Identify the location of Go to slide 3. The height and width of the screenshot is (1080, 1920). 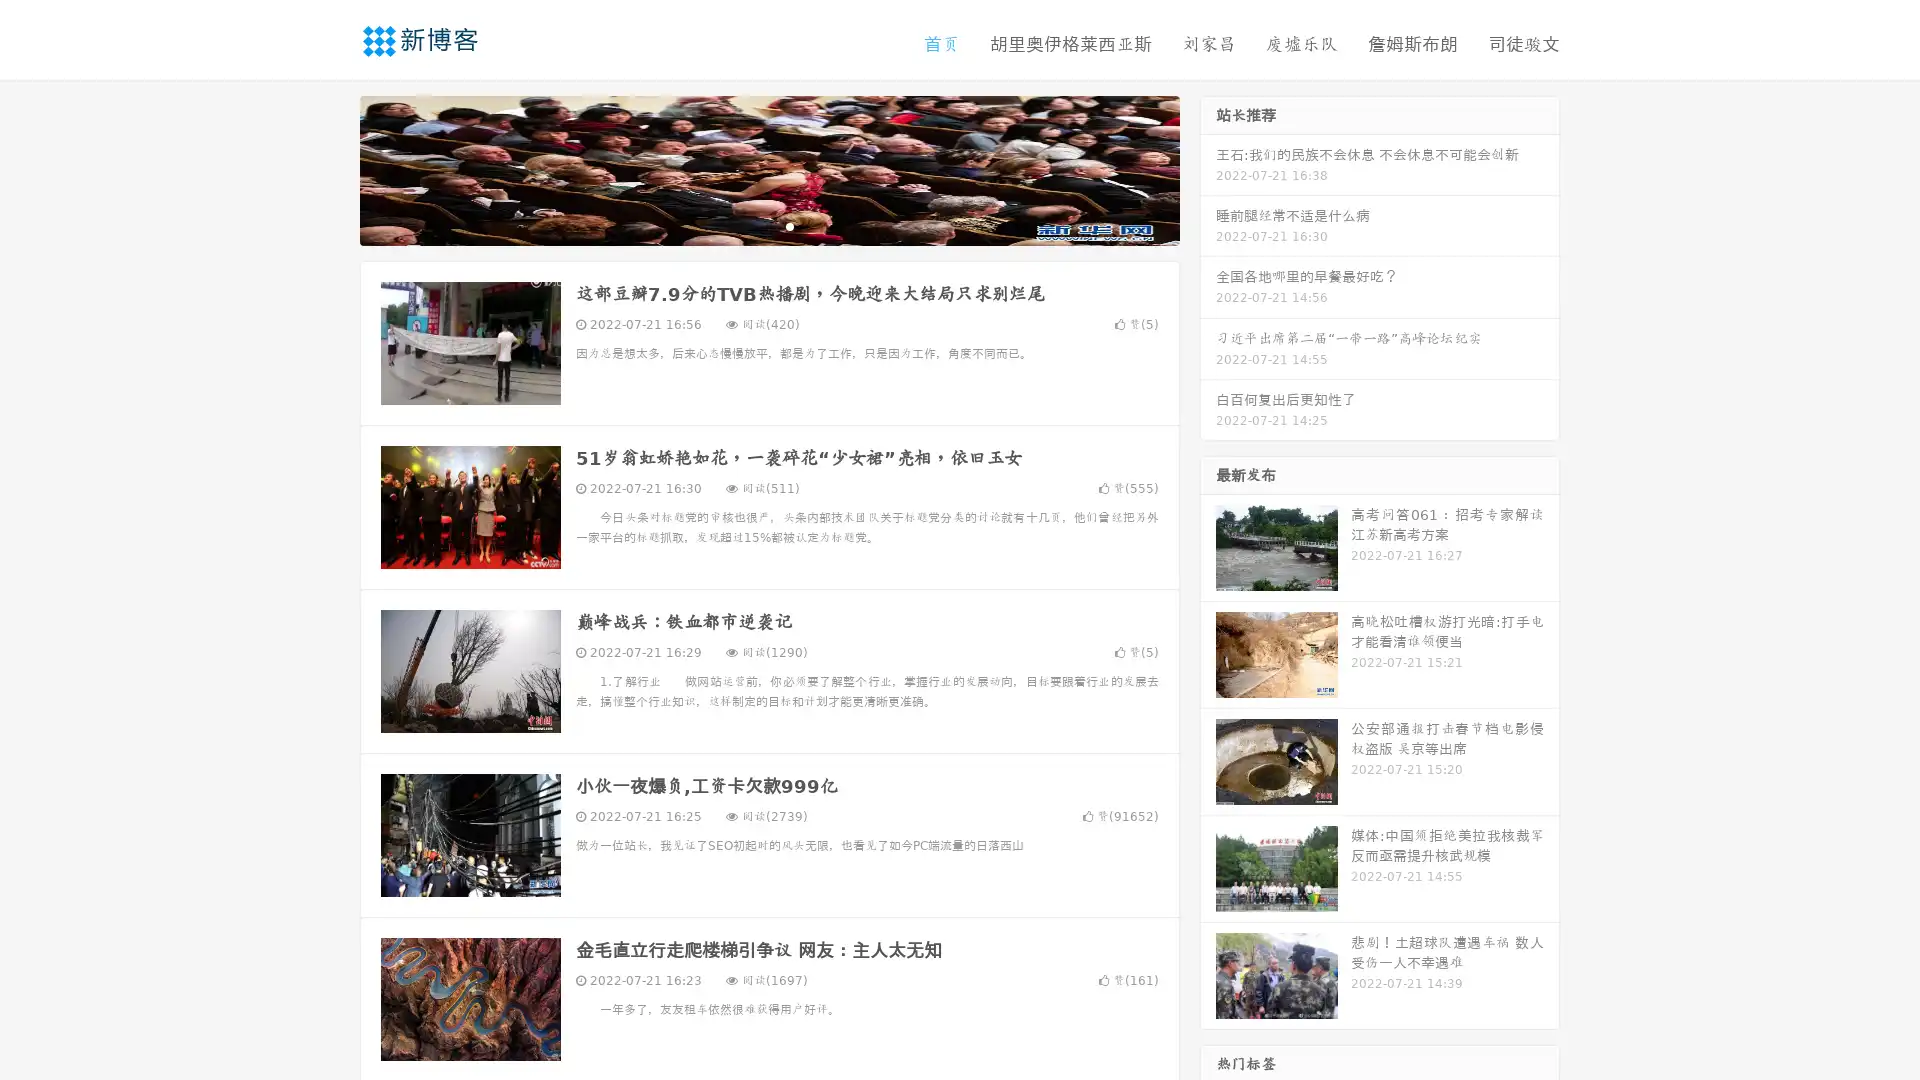
(789, 225).